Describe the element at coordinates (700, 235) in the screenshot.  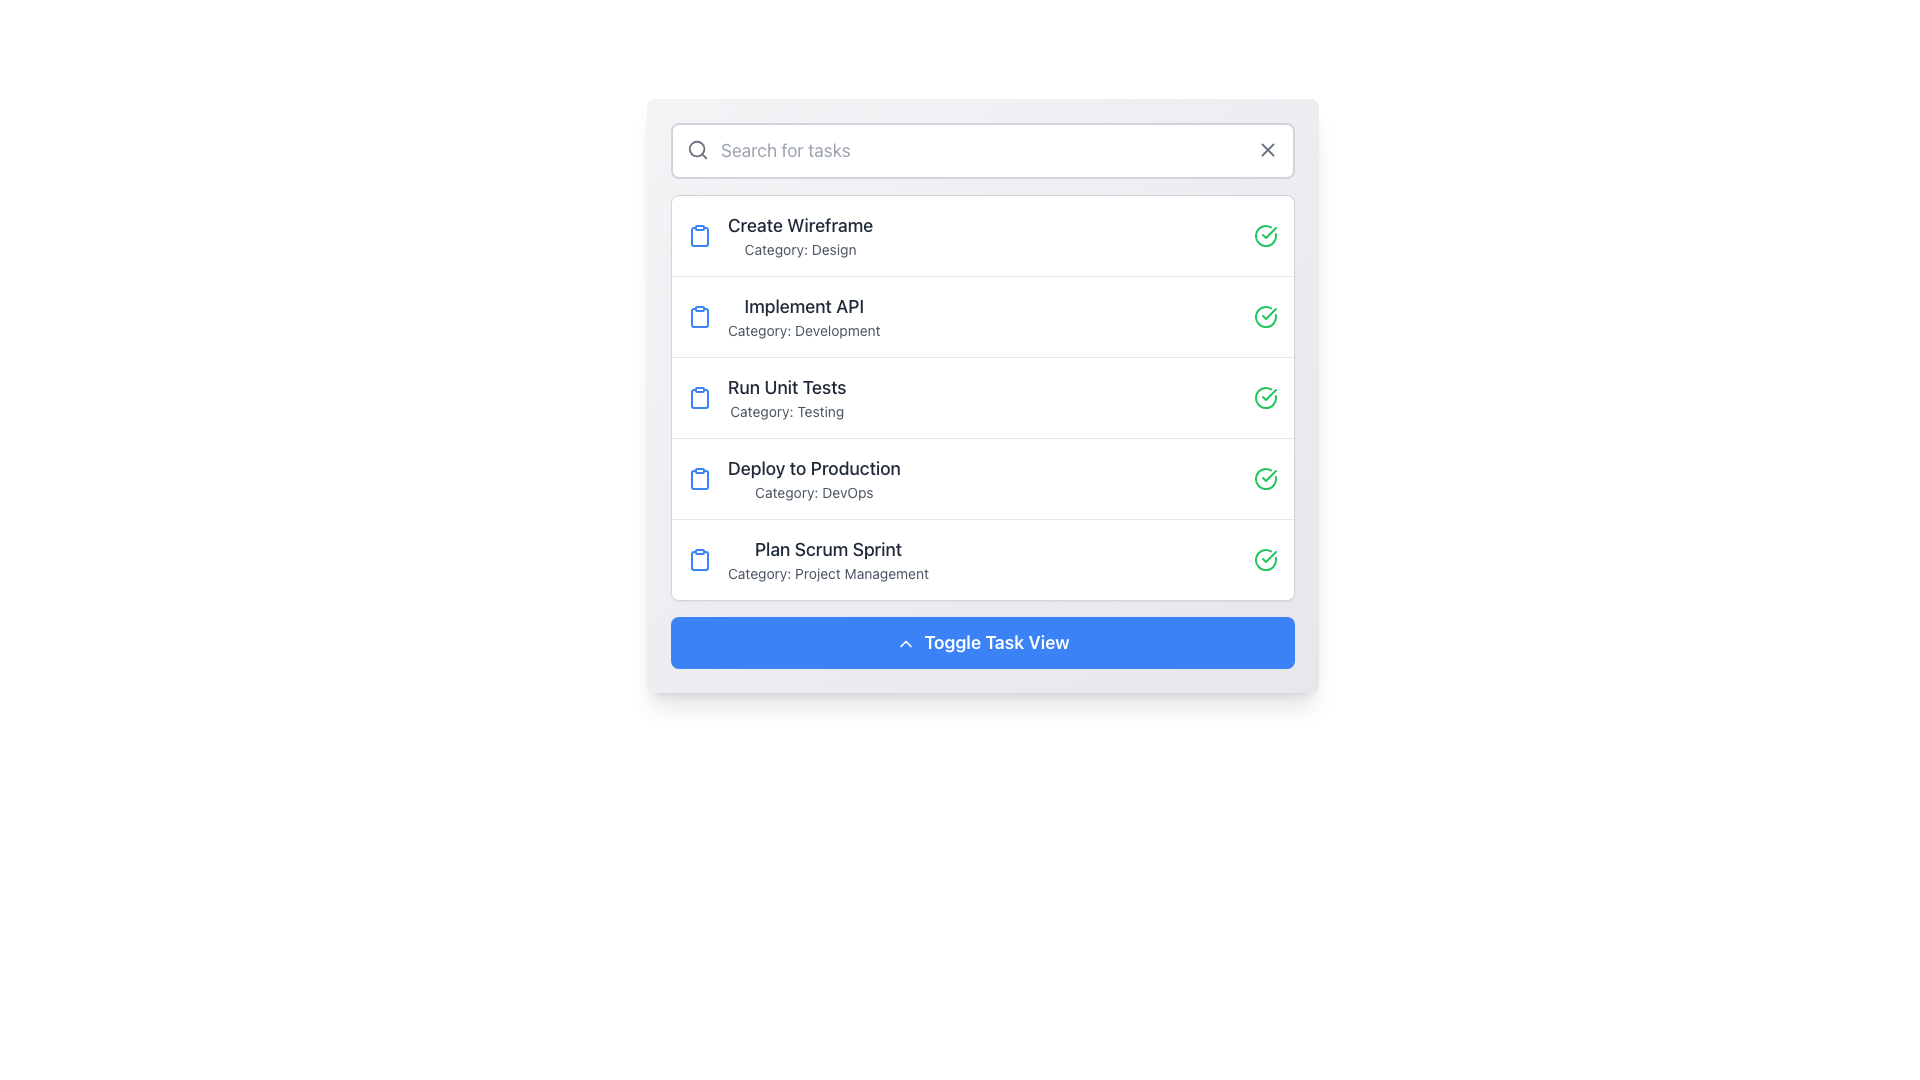
I see `the 'Create Wireframe' task icon located` at that location.